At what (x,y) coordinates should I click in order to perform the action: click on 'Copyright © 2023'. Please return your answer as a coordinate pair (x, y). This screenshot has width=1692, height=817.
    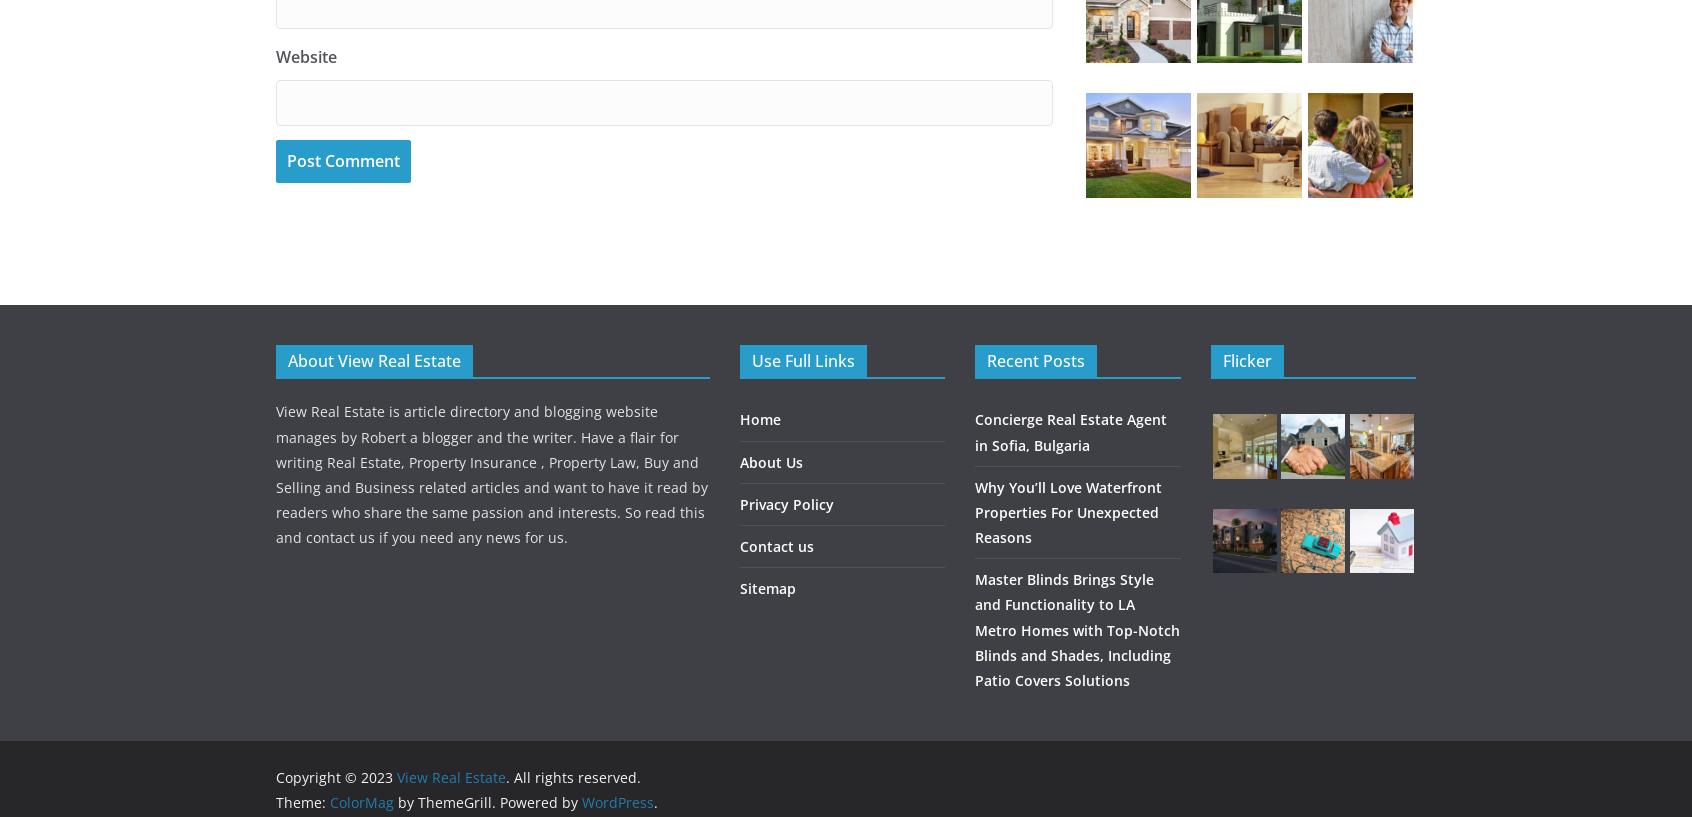
    Looking at the image, I should click on (275, 777).